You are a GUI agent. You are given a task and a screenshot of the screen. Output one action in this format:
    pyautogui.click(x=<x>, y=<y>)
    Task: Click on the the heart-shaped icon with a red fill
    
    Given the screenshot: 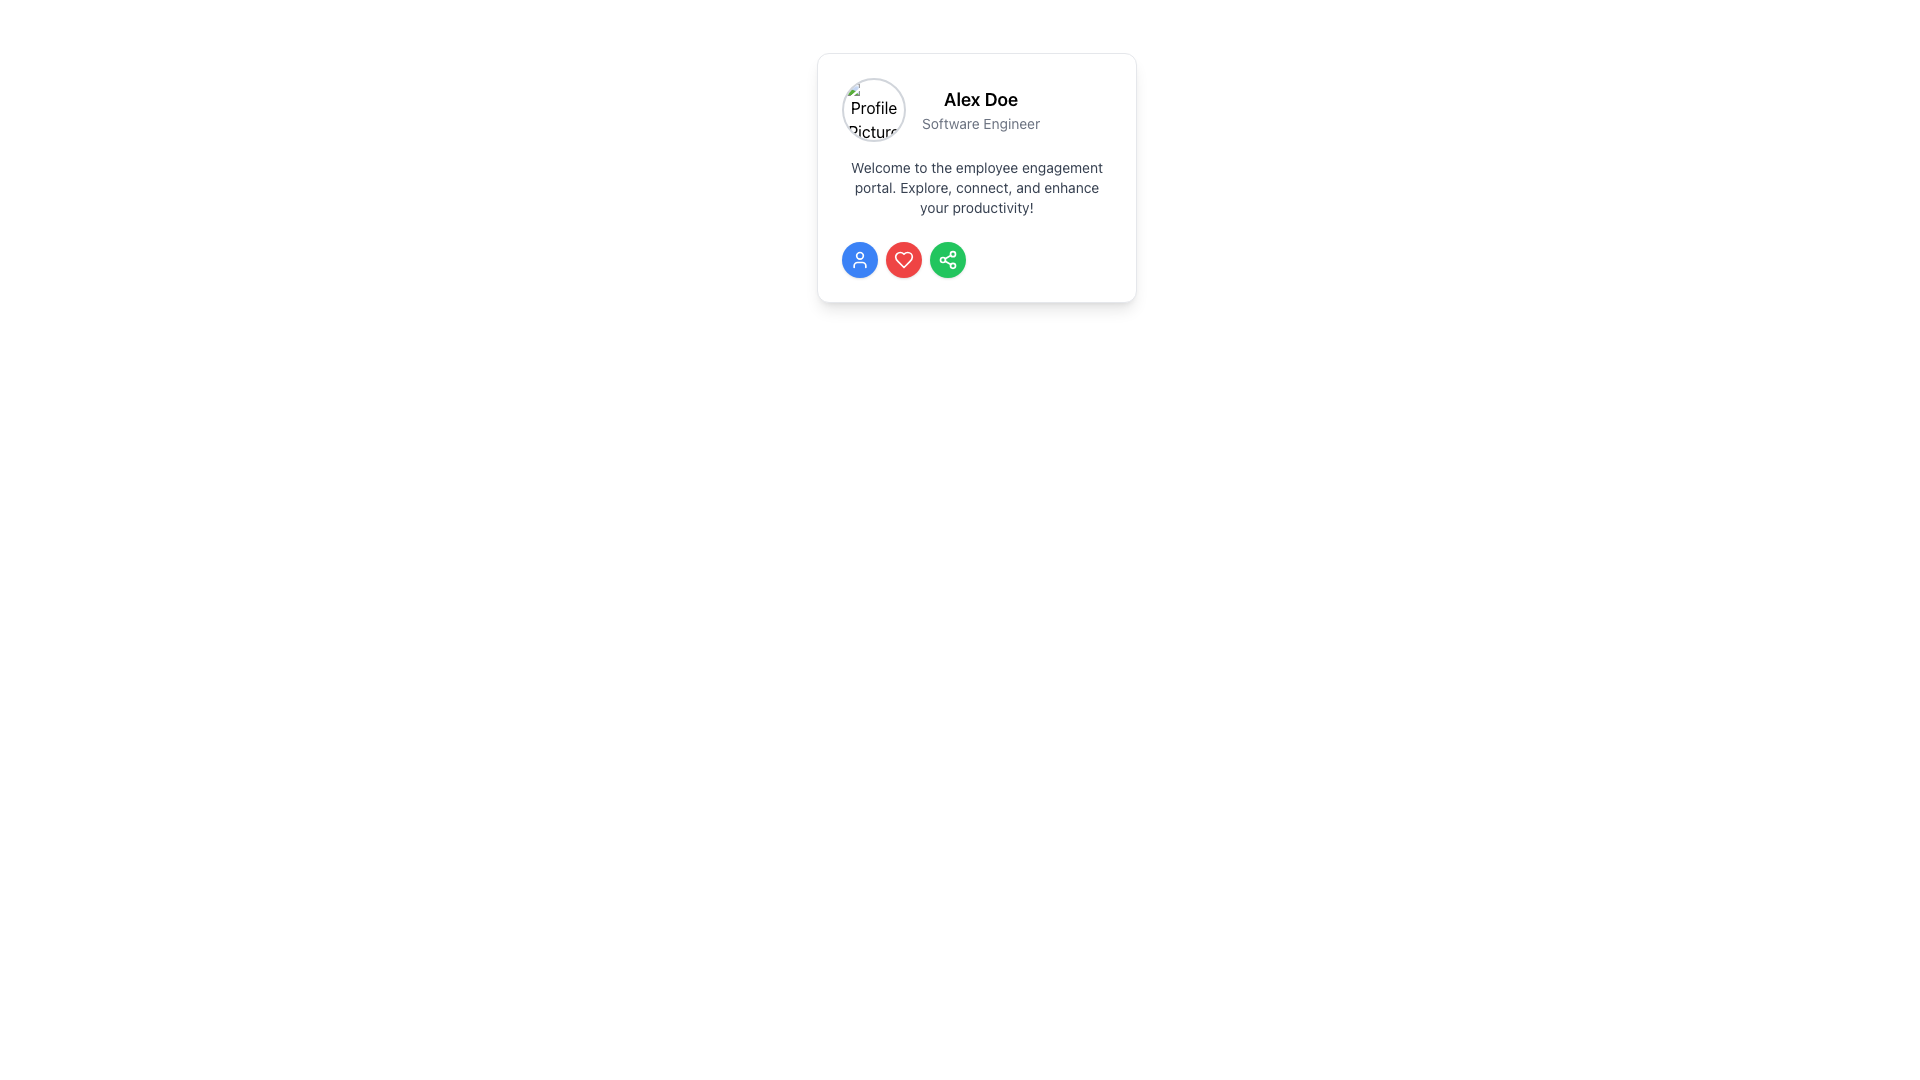 What is the action you would take?
    pyautogui.click(x=902, y=258)
    